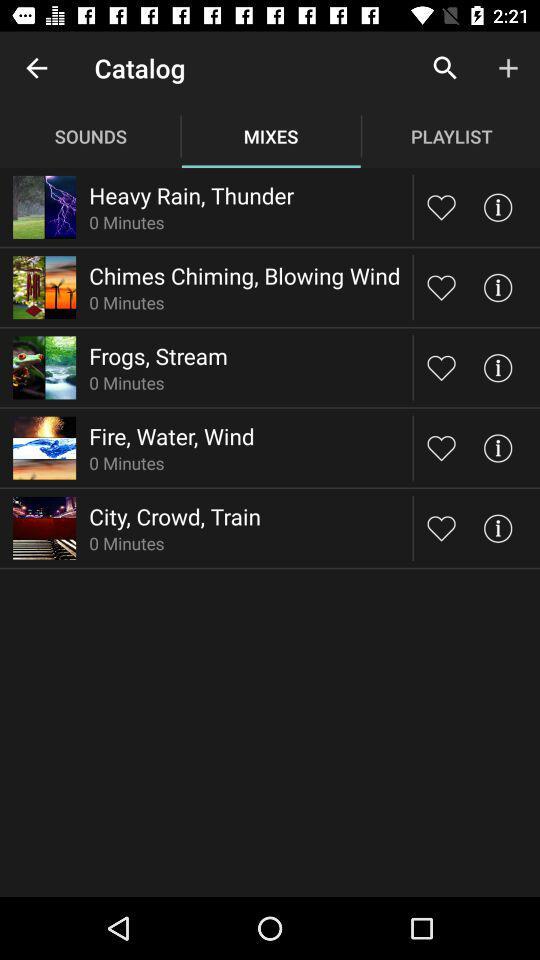 The image size is (540, 960). I want to click on press here if you love this playlist, so click(441, 527).